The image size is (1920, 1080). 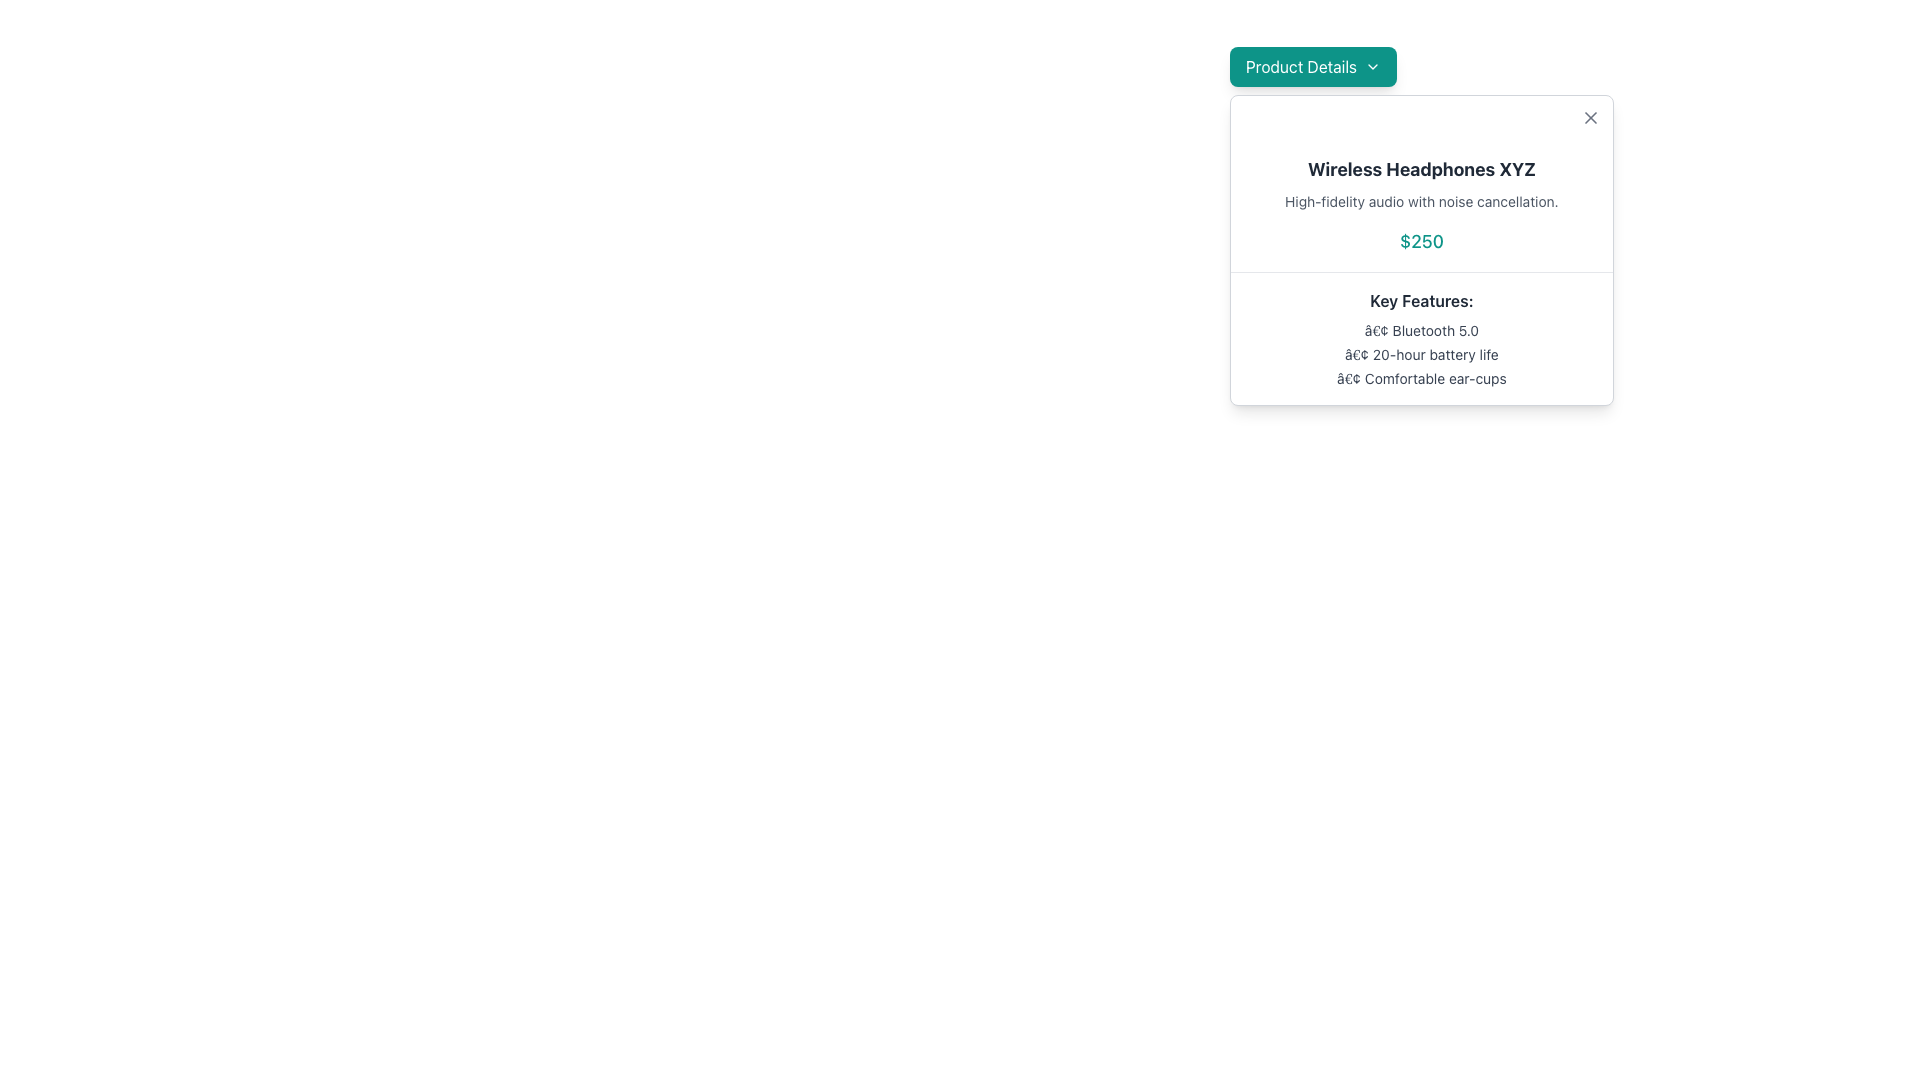 What do you see at coordinates (1589, 118) in the screenshot?
I see `the close button located at the top-right corner of the card for 'Wireless Headphones XYZ'` at bounding box center [1589, 118].